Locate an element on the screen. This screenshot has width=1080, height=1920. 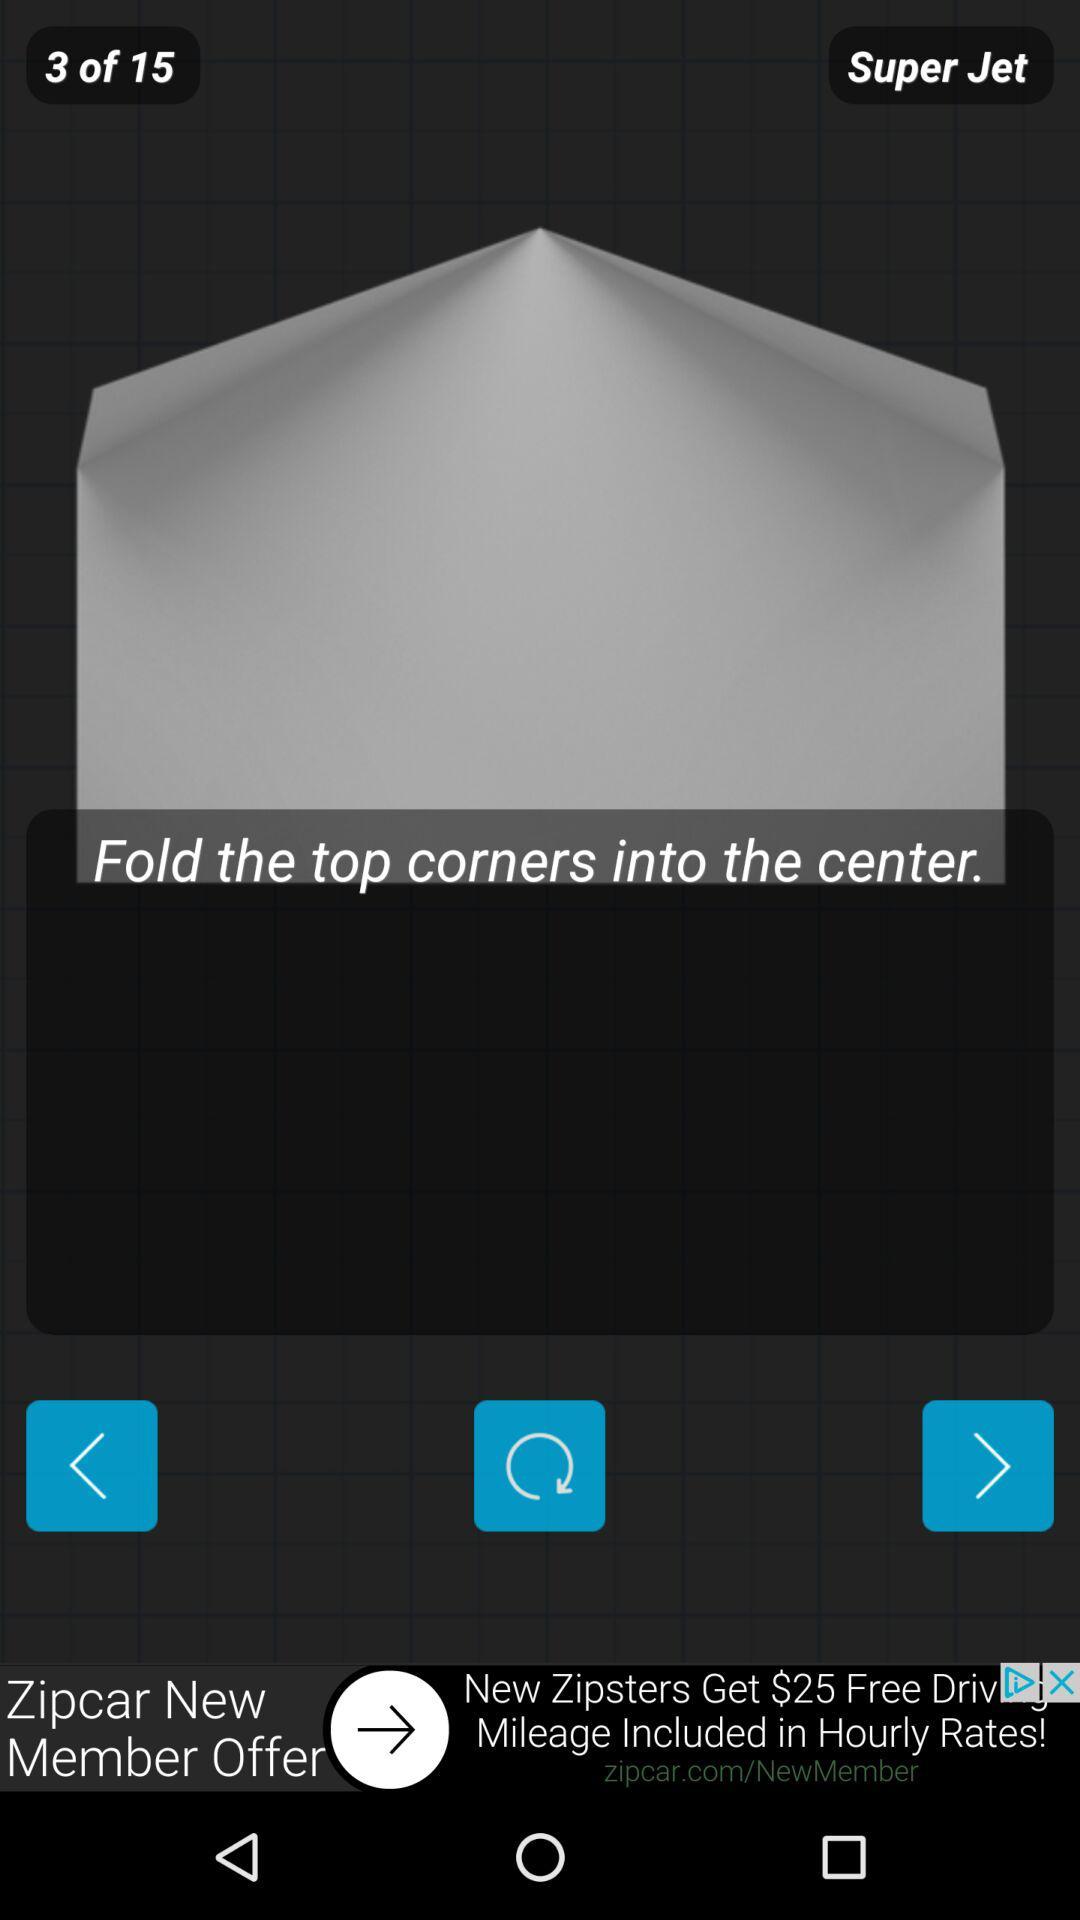
the arrow_forward icon is located at coordinates (987, 1567).